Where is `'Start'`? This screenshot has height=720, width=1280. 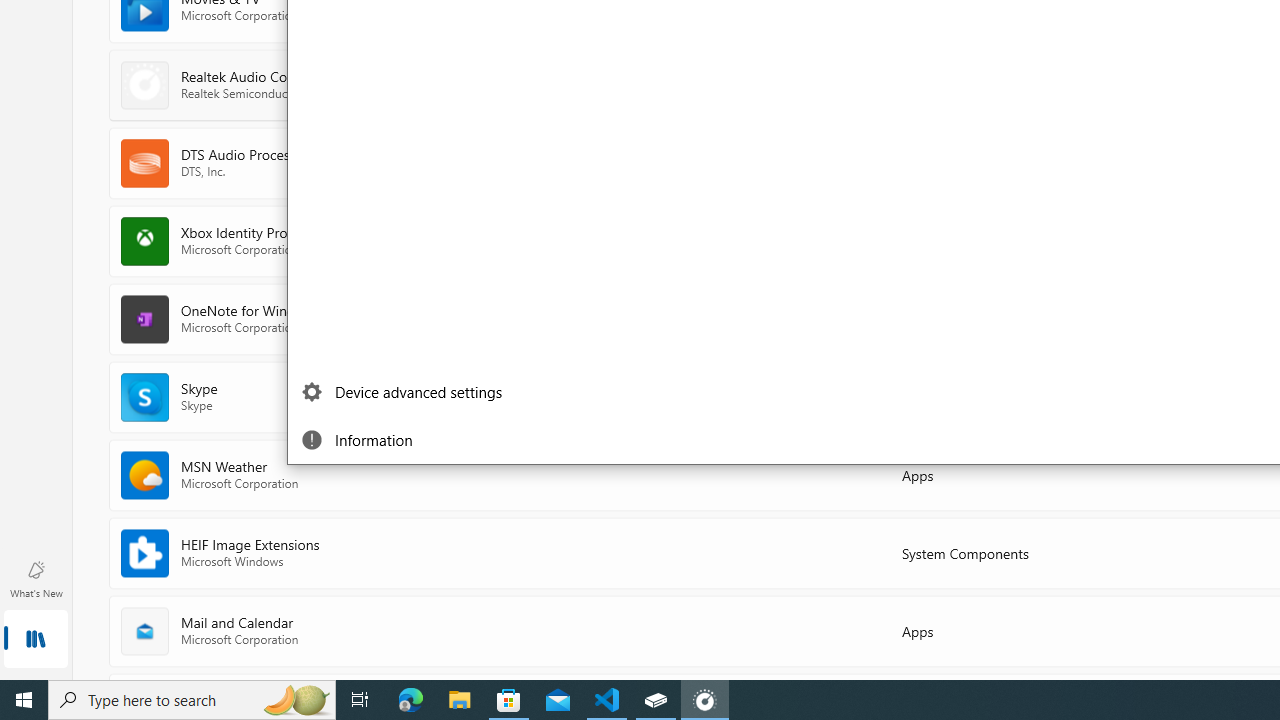
'Start' is located at coordinates (24, 698).